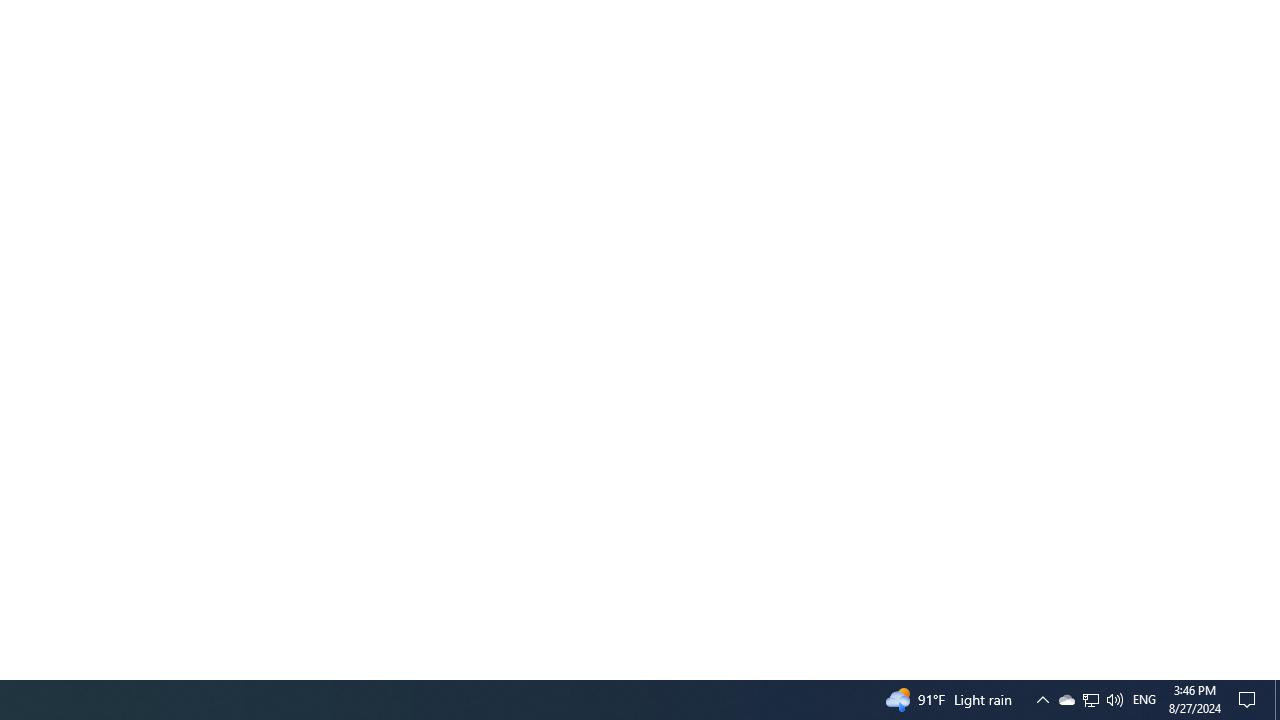 The image size is (1280, 720). I want to click on 'Q2790: 100%', so click(1113, 698).